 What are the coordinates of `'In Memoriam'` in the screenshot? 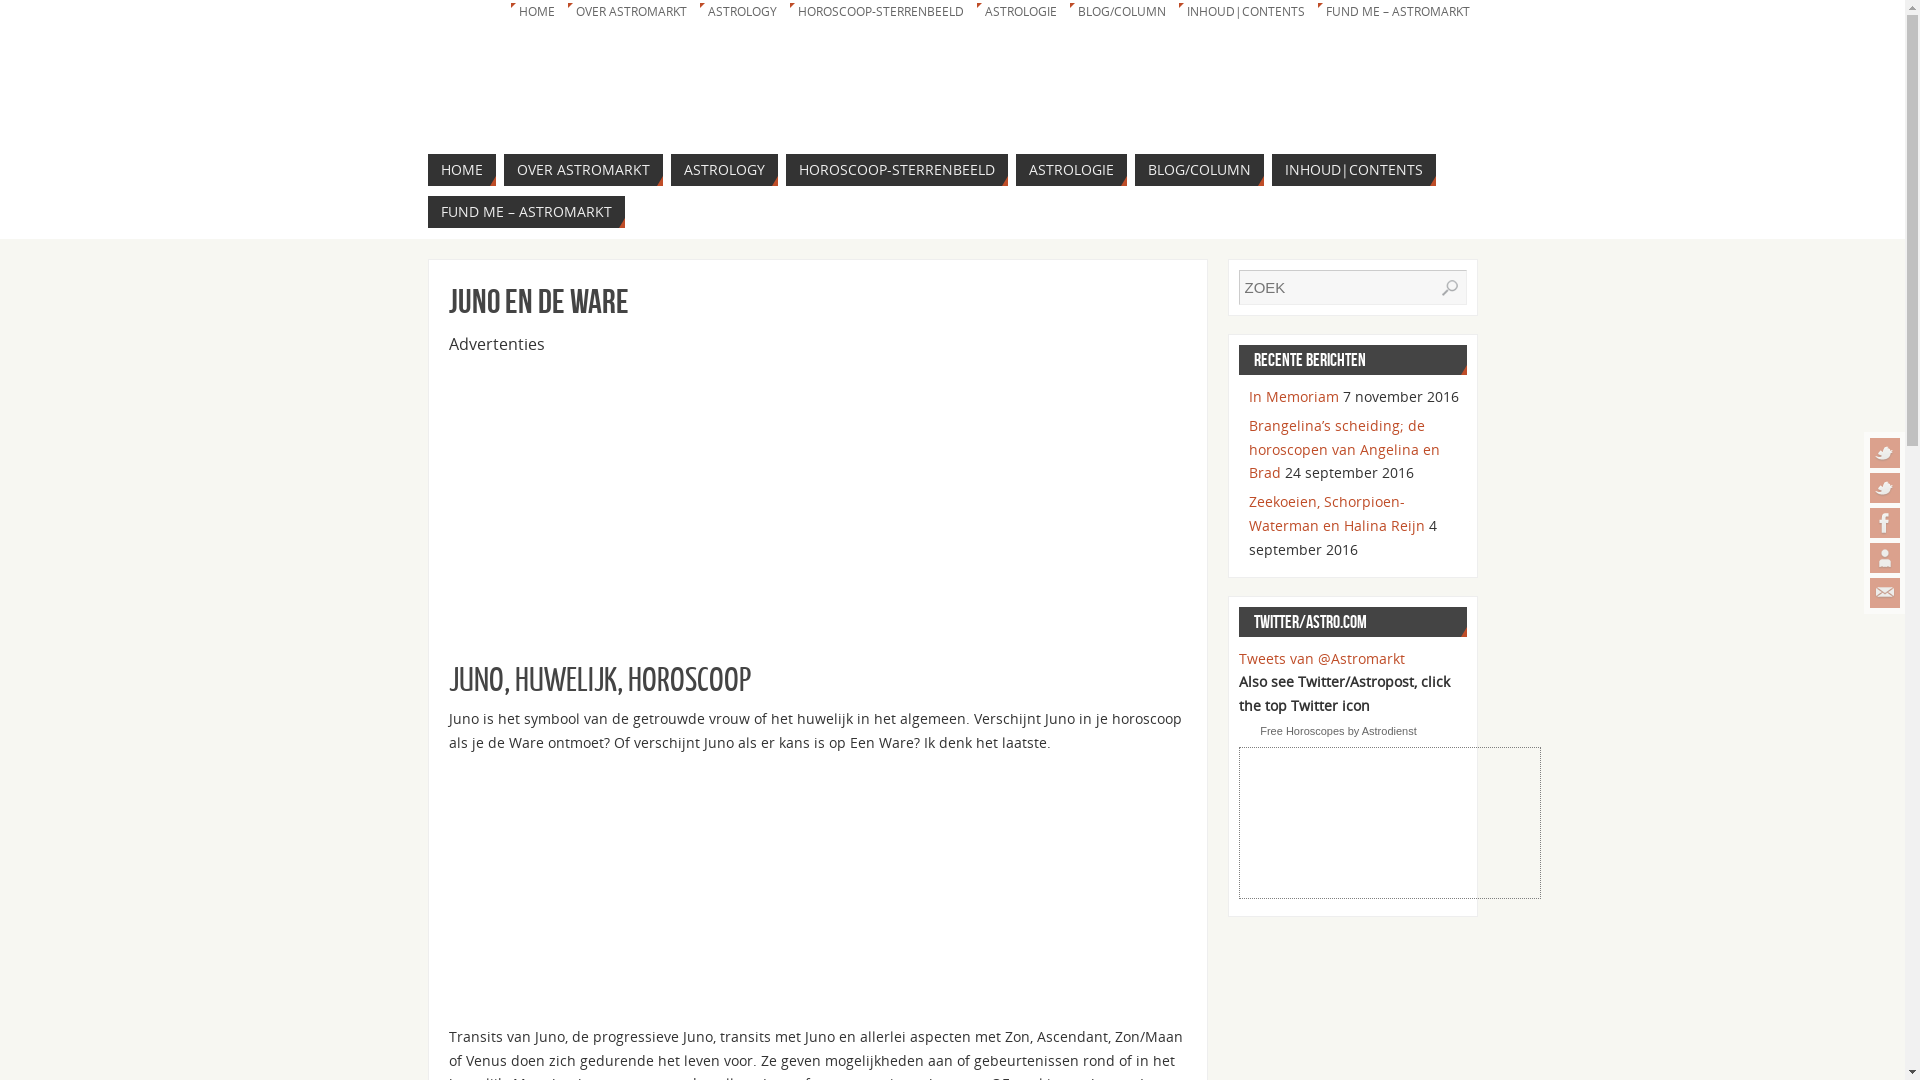 It's located at (1292, 396).